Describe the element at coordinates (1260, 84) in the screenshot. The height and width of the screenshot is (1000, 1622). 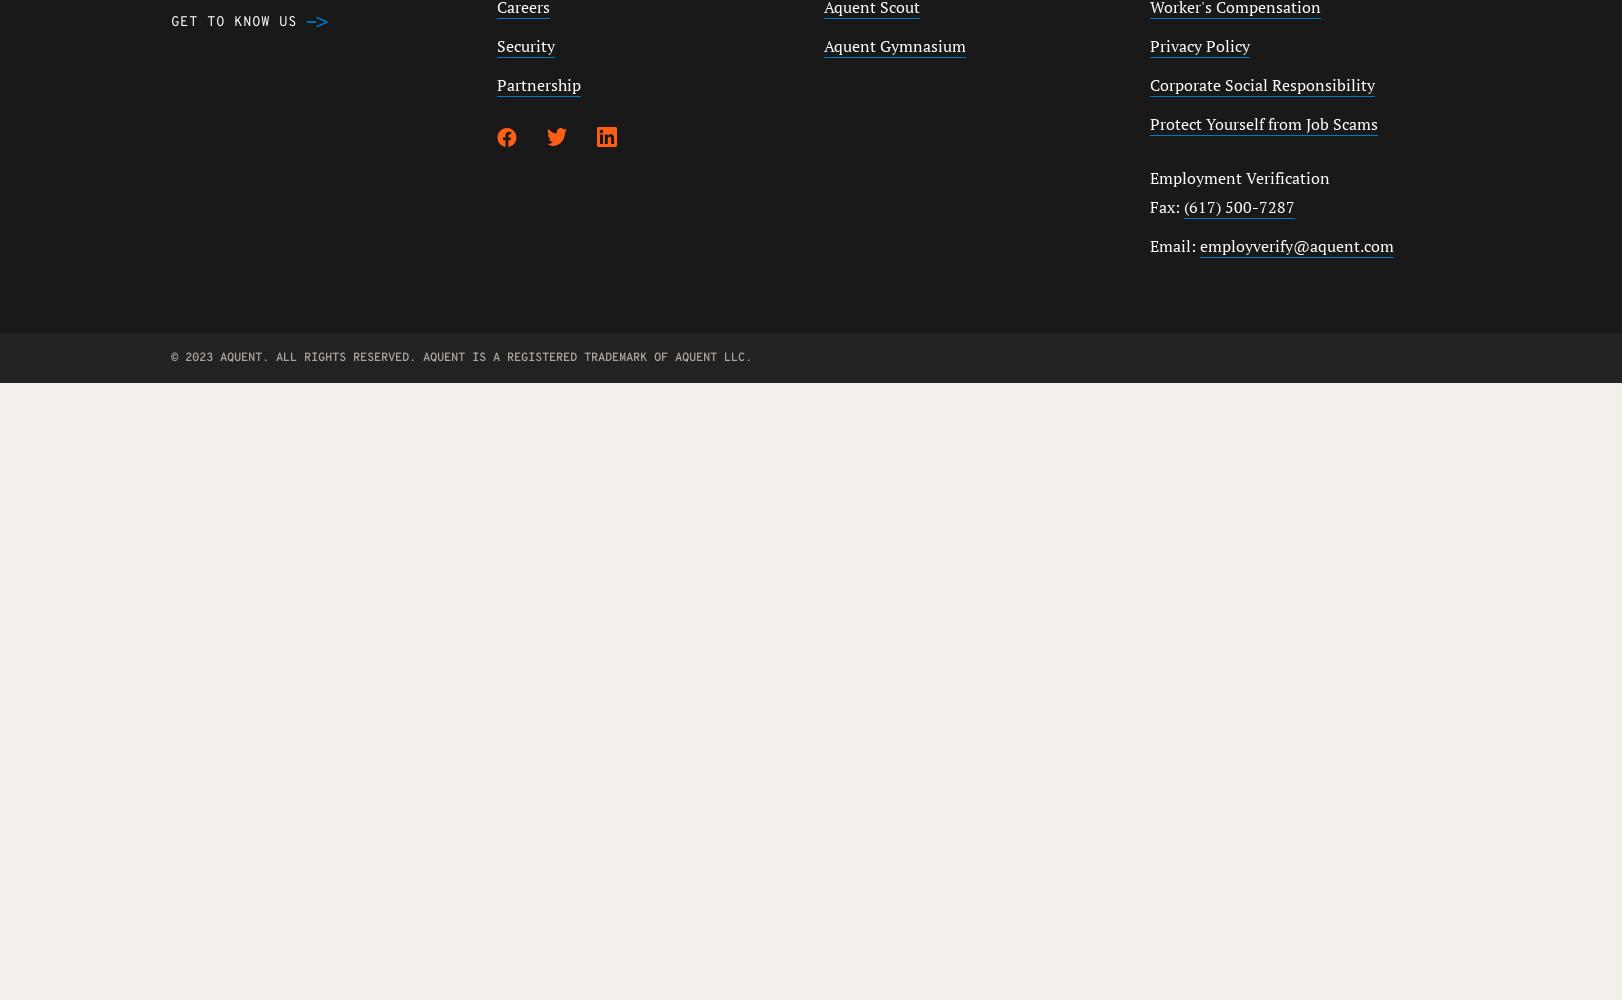
I see `'Corporate Social Responsibility'` at that location.